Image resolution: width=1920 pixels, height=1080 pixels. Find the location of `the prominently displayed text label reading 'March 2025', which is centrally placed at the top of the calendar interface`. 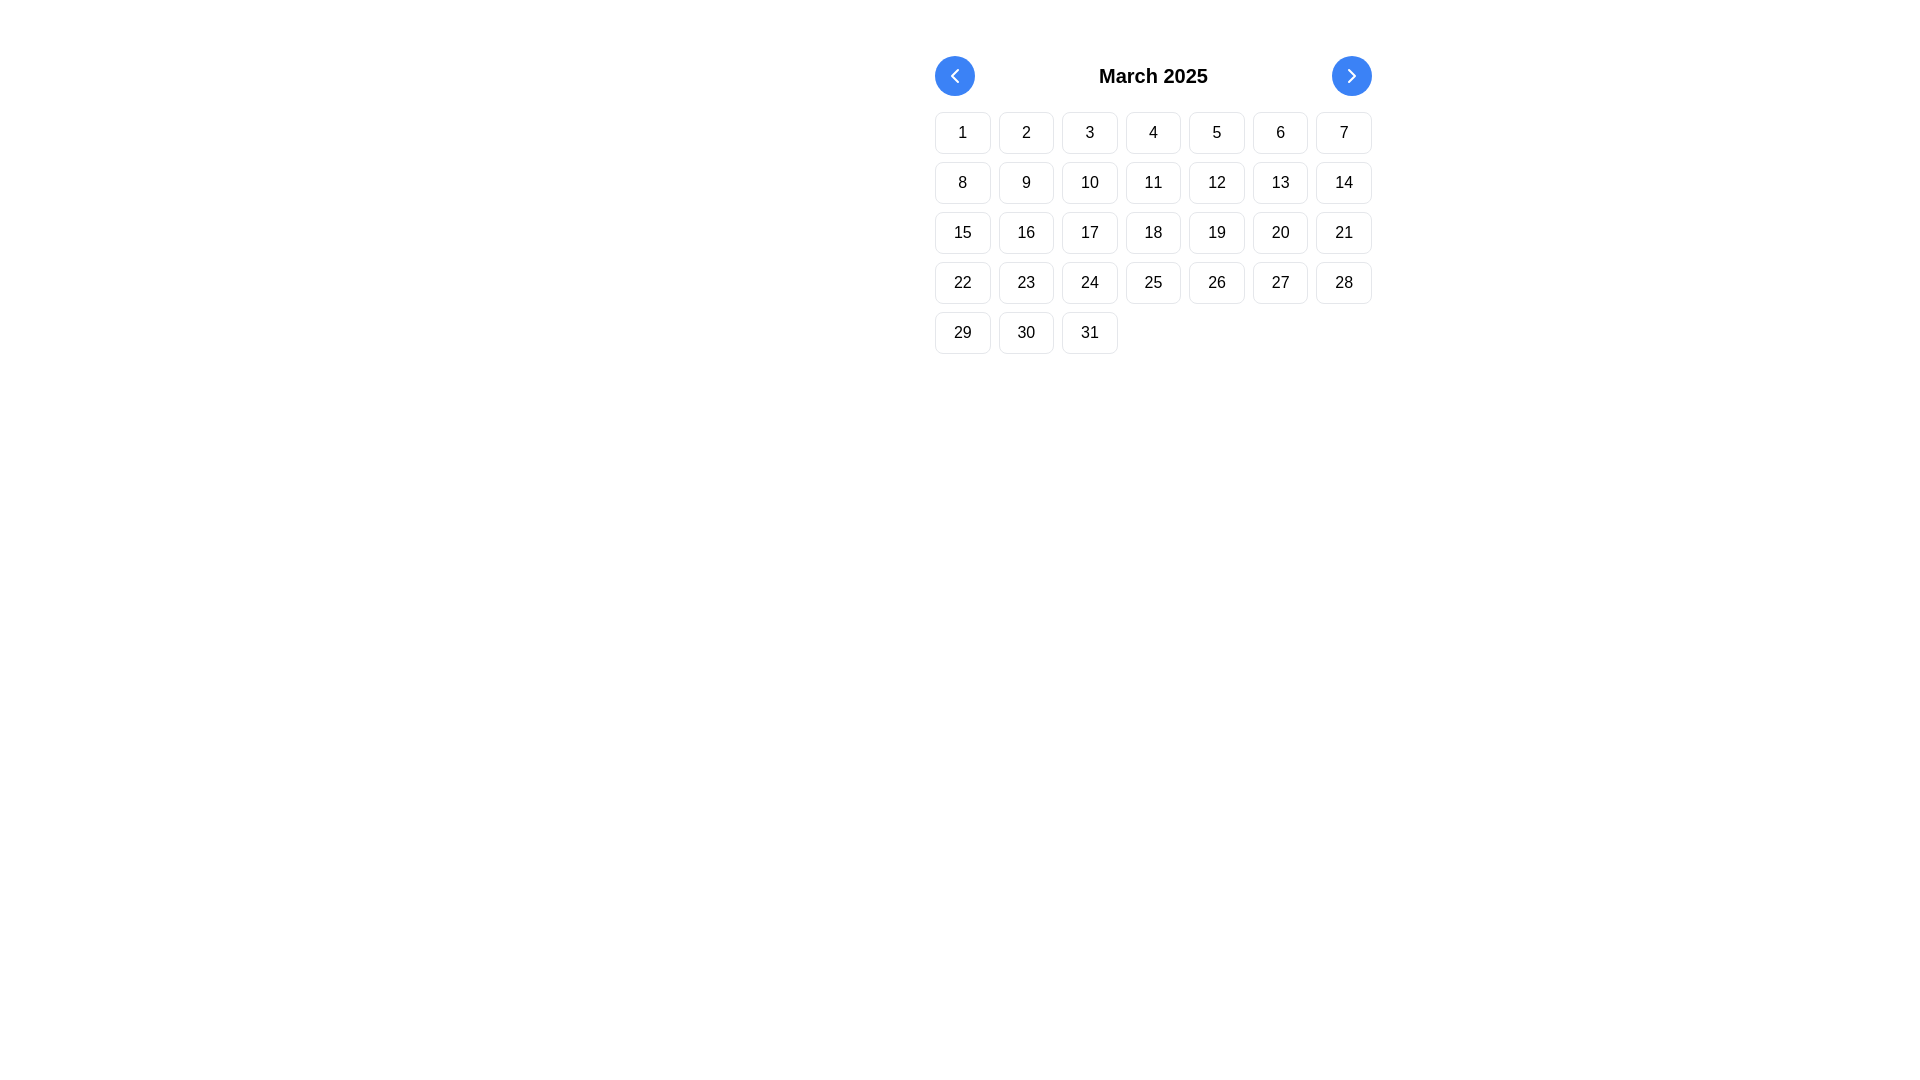

the prominently displayed text label reading 'March 2025', which is centrally placed at the top of the calendar interface is located at coordinates (1153, 75).